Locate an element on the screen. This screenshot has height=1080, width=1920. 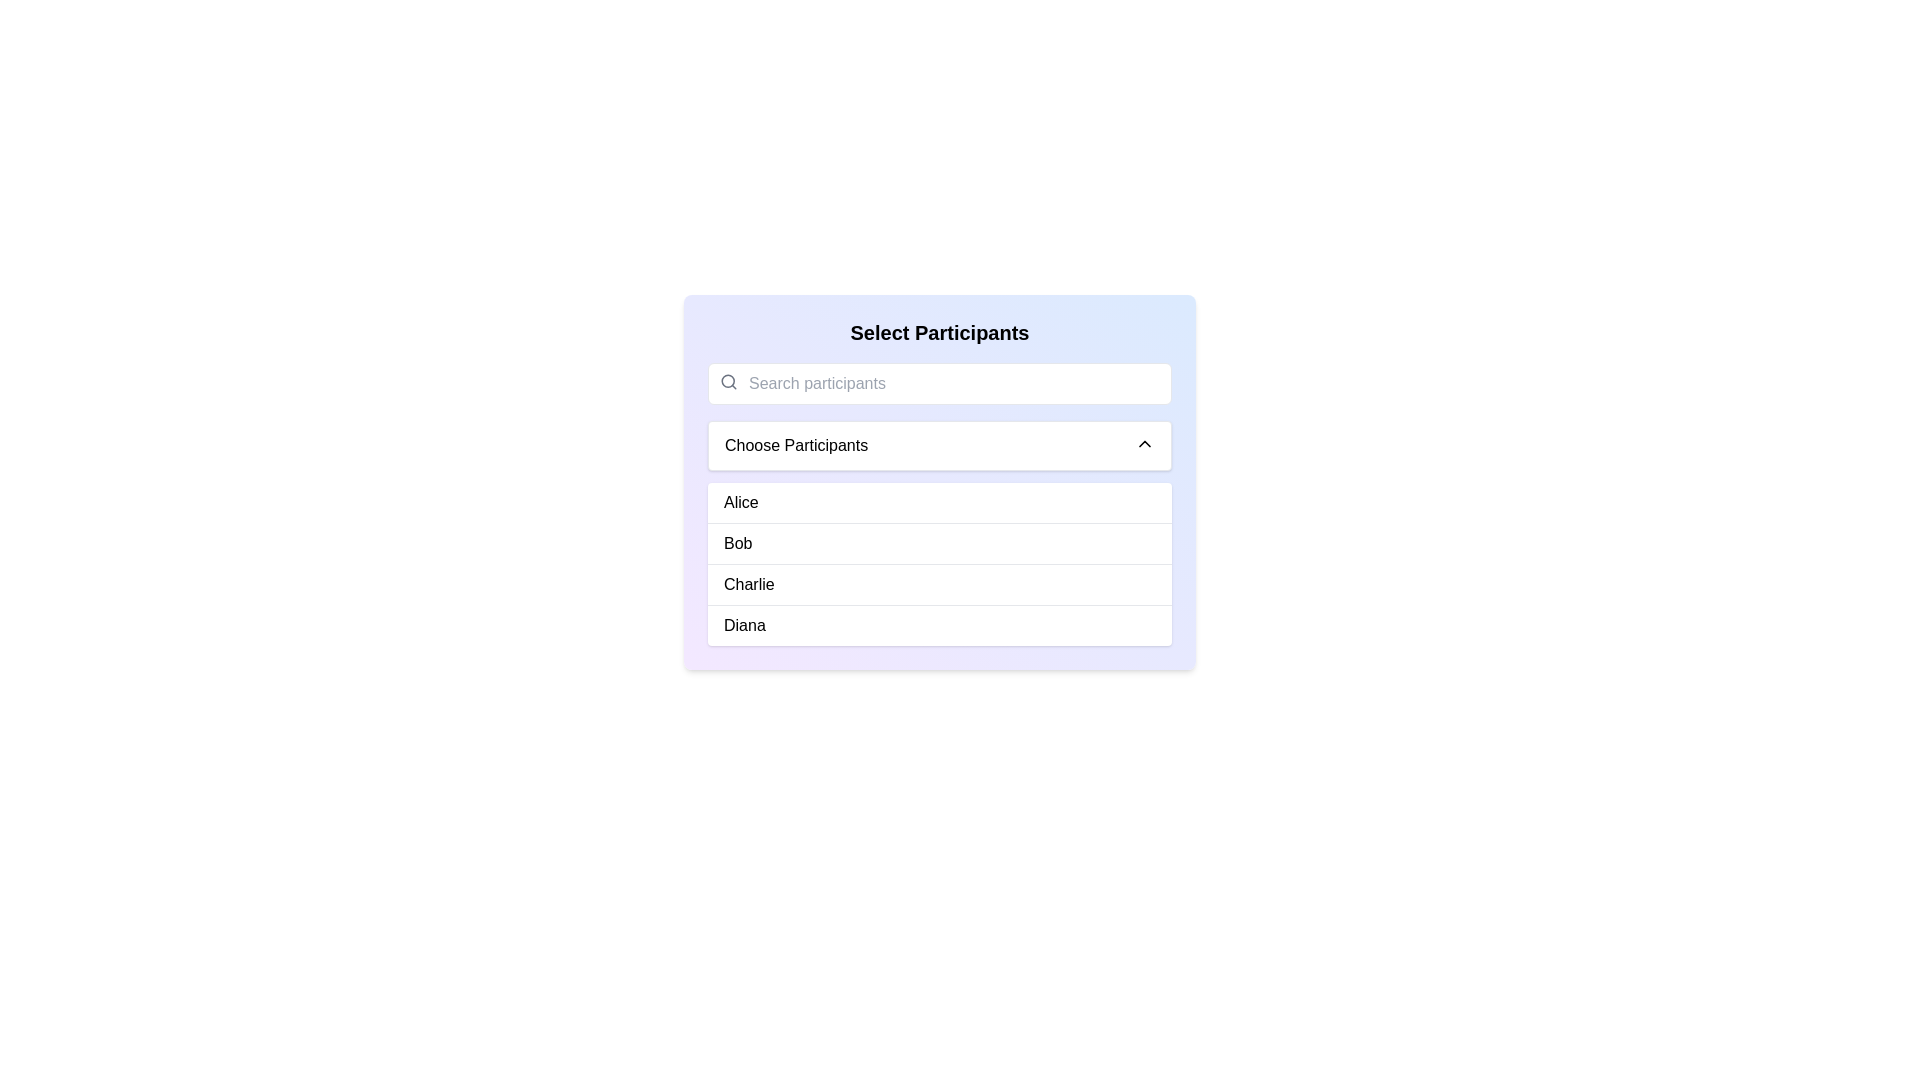
the text label displaying the name 'Bob', which is the second item in a vertical list under the heading 'Choose Participants' is located at coordinates (737, 543).